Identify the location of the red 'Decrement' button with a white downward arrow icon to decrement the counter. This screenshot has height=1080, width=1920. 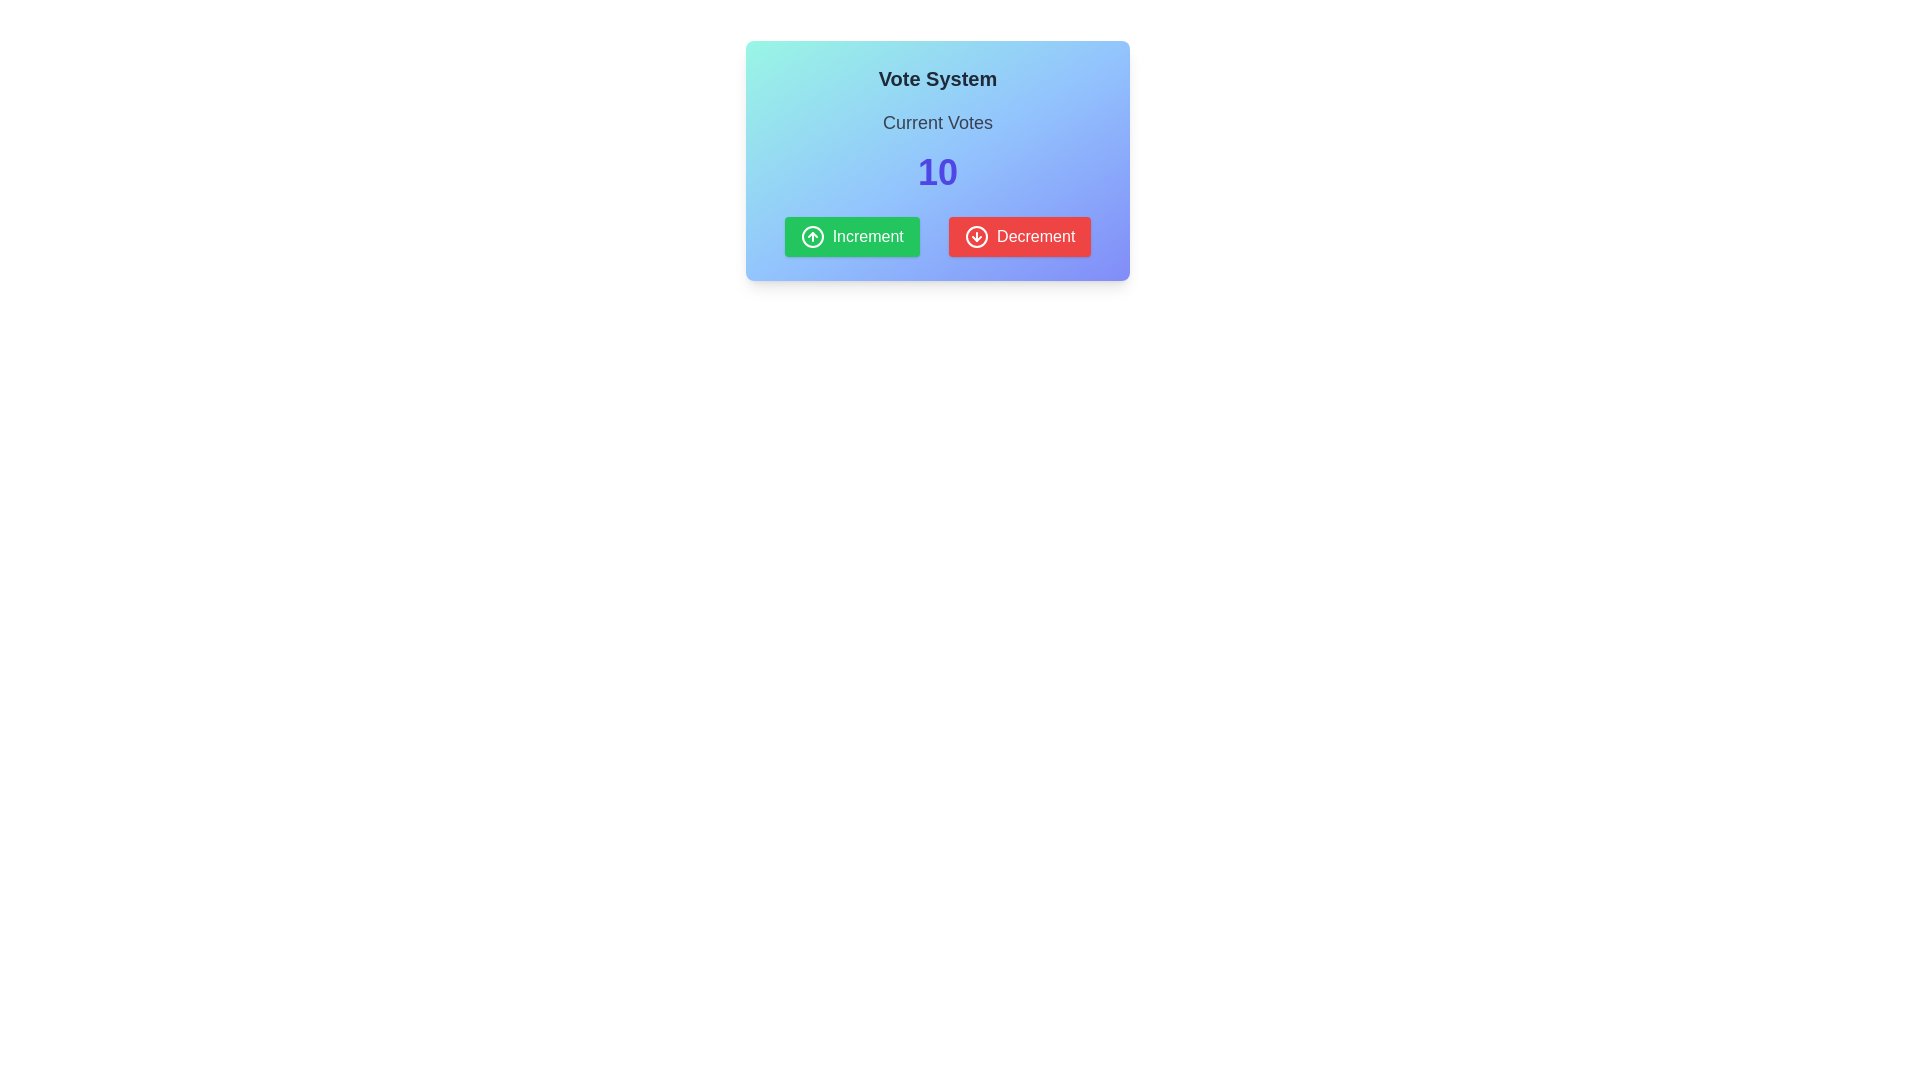
(1020, 235).